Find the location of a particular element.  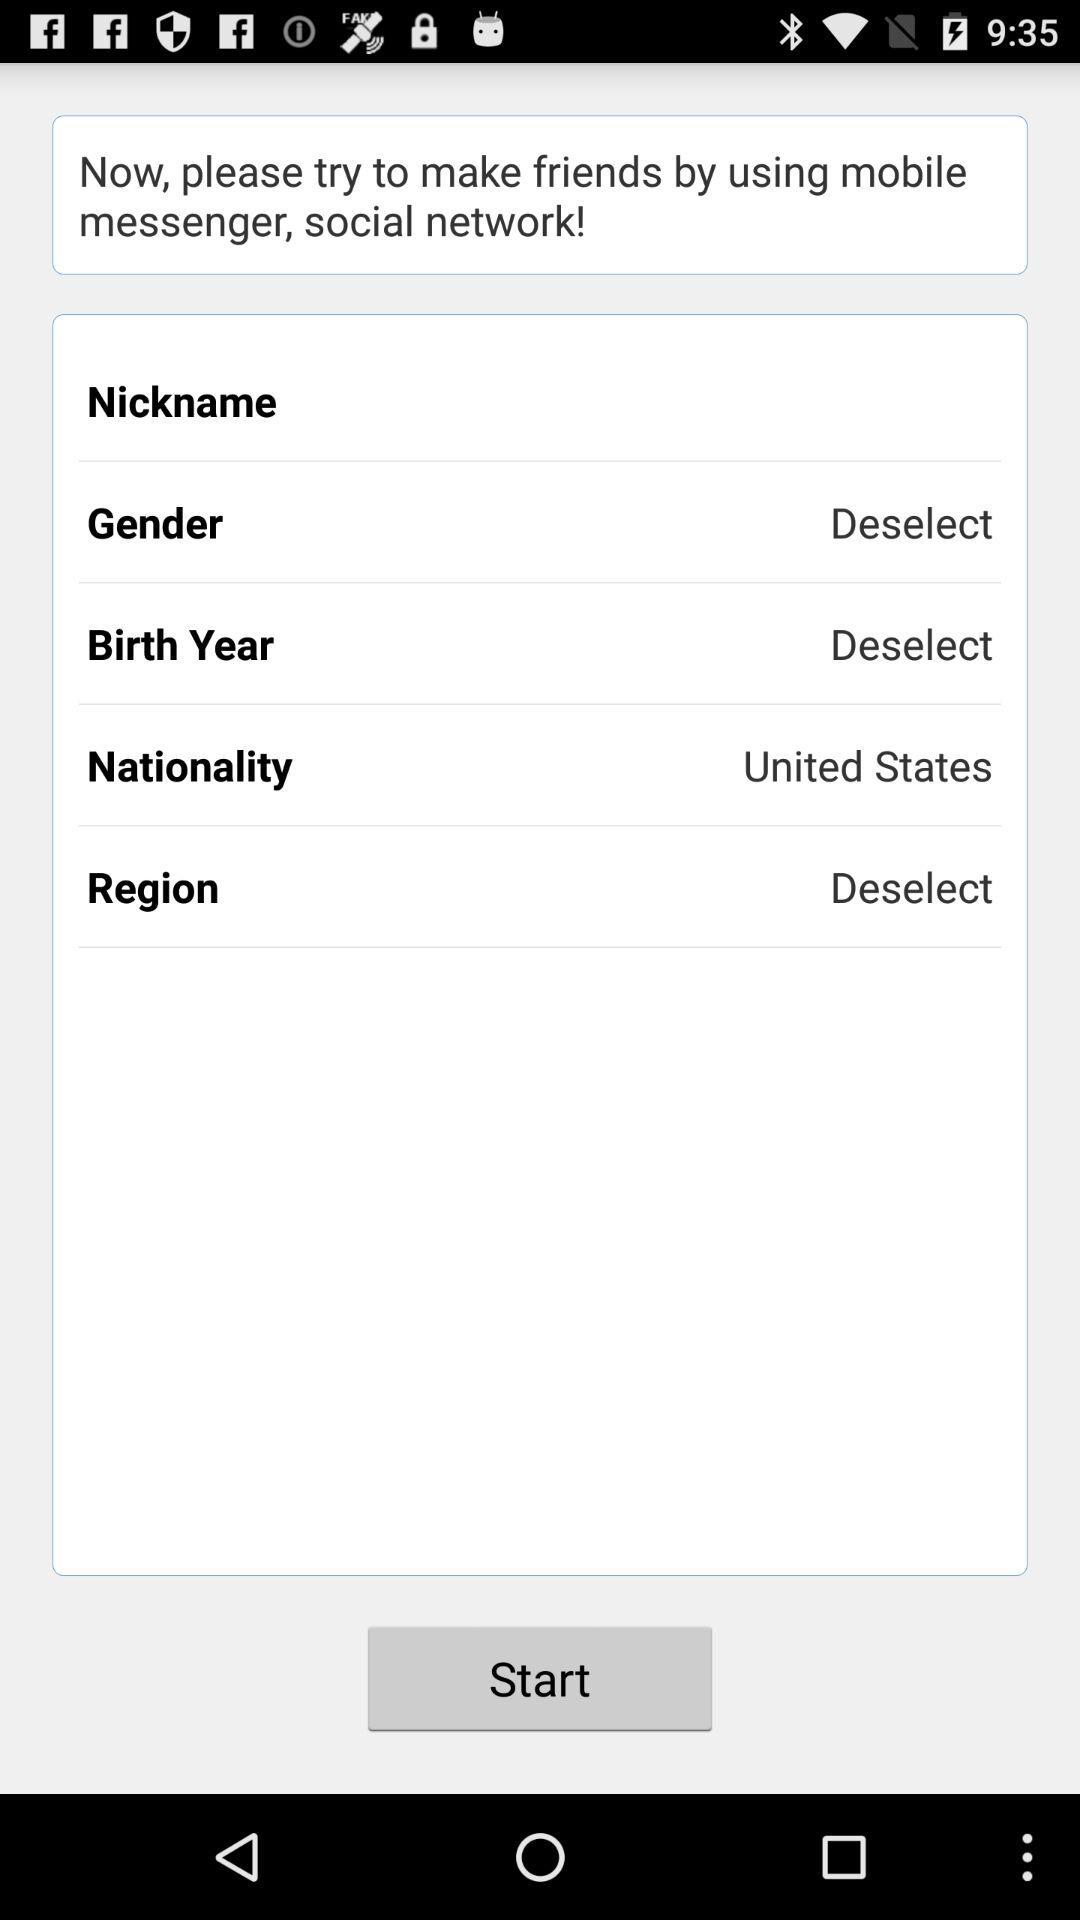

the app to the left of deselect app is located at coordinates (458, 885).